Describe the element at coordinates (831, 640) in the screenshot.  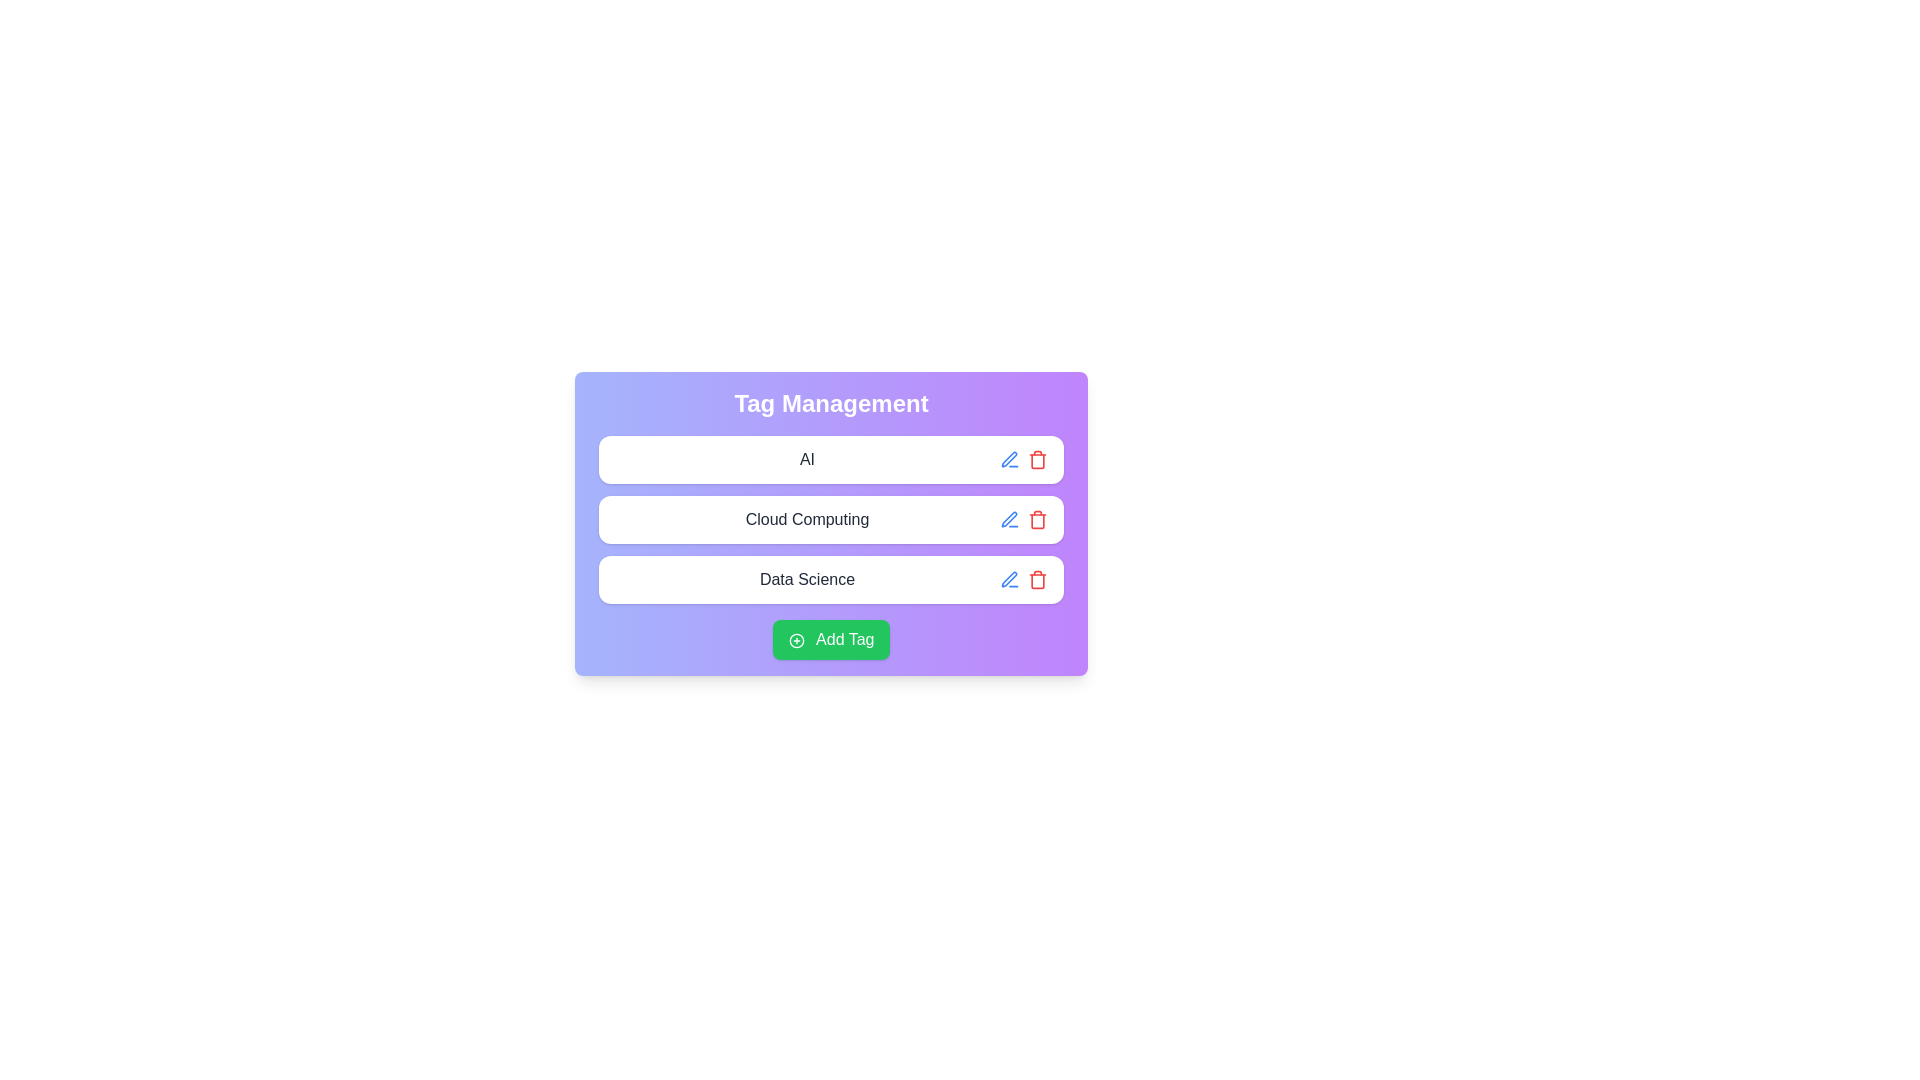
I see `the green 'Add Tag' button with white text and a '+' icon` at that location.